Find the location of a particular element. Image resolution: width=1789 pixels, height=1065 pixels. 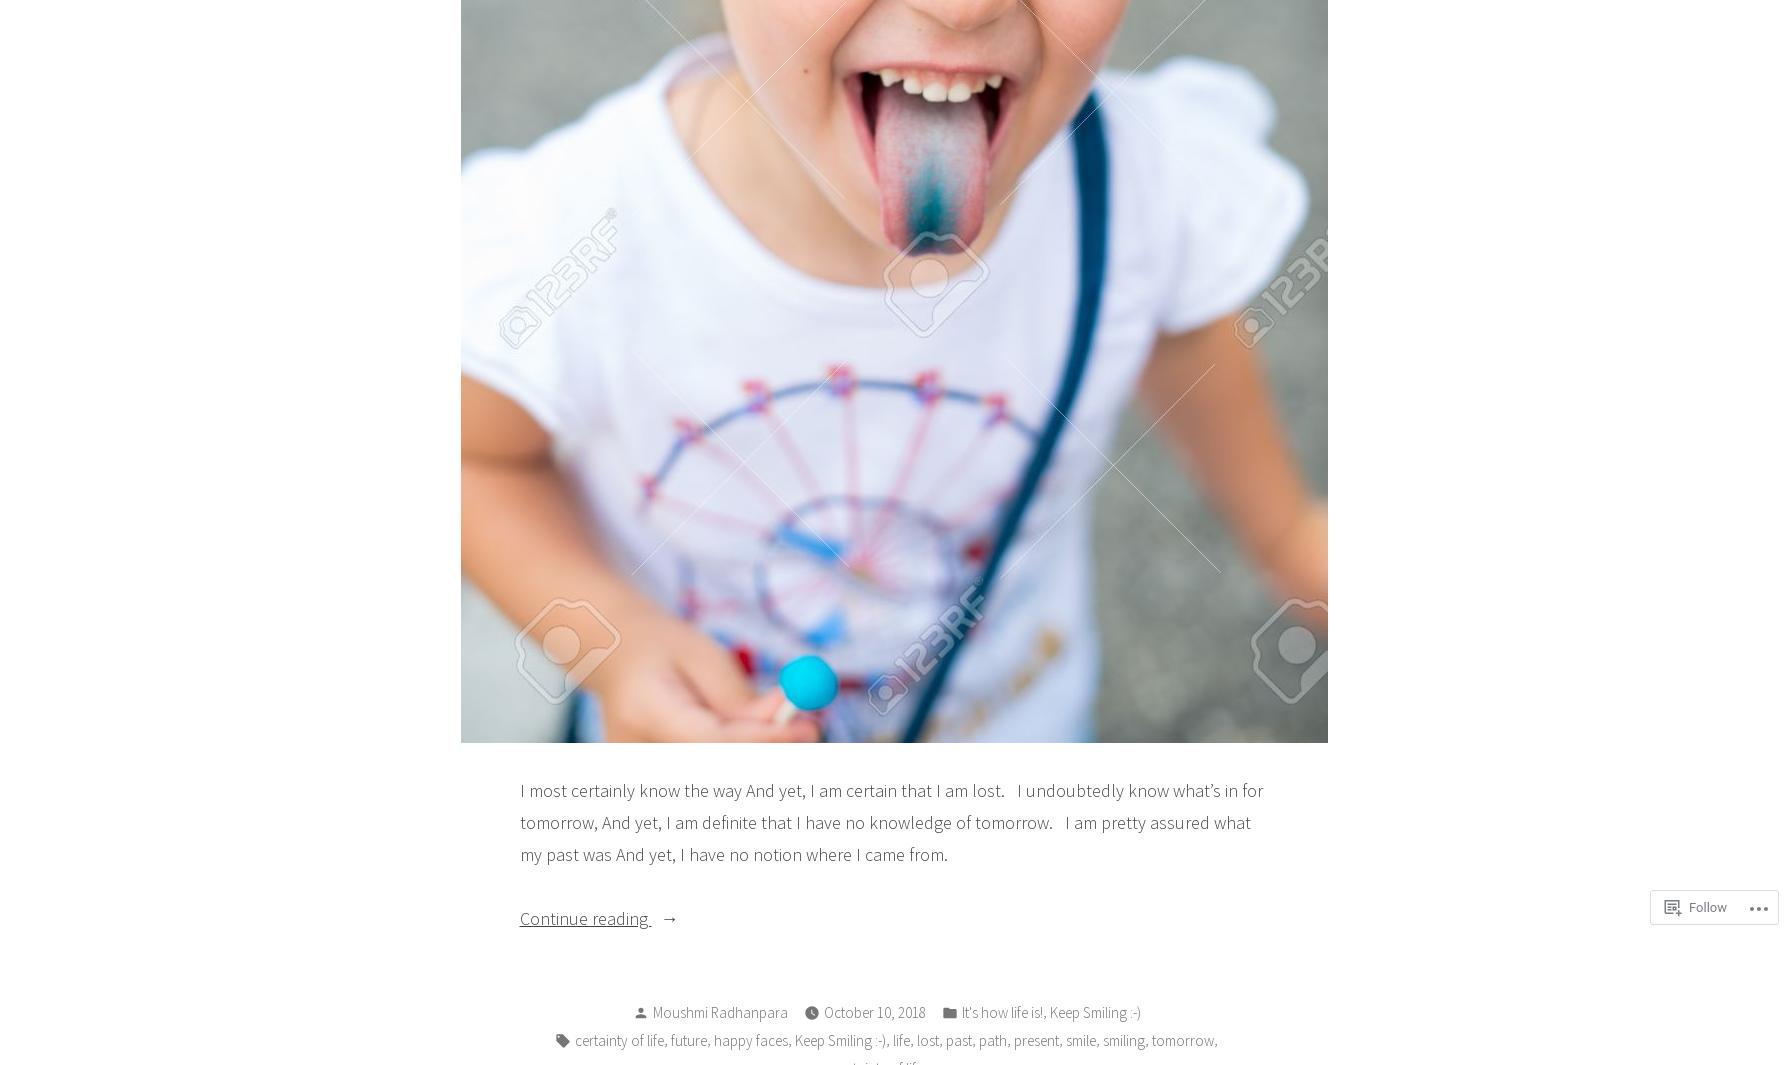

'tomorrow' is located at coordinates (1182, 1039).